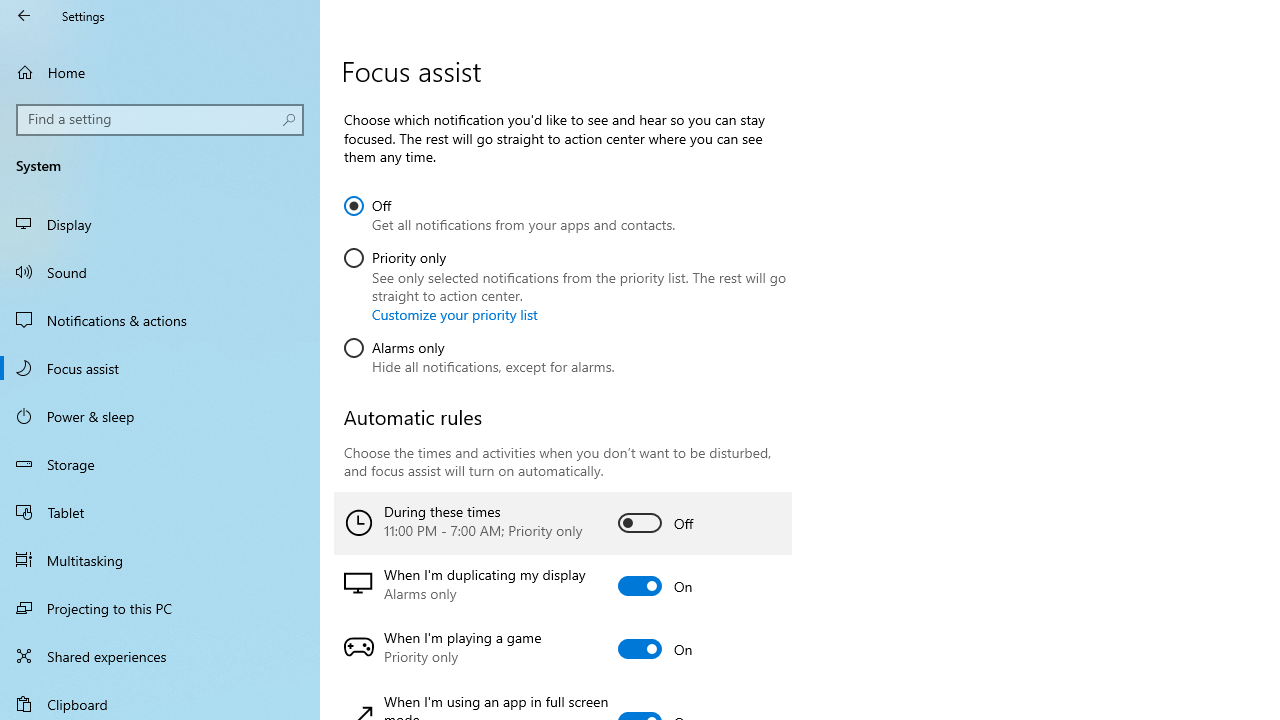  Describe the element at coordinates (454, 314) in the screenshot. I see `'Customize your priority list'` at that location.